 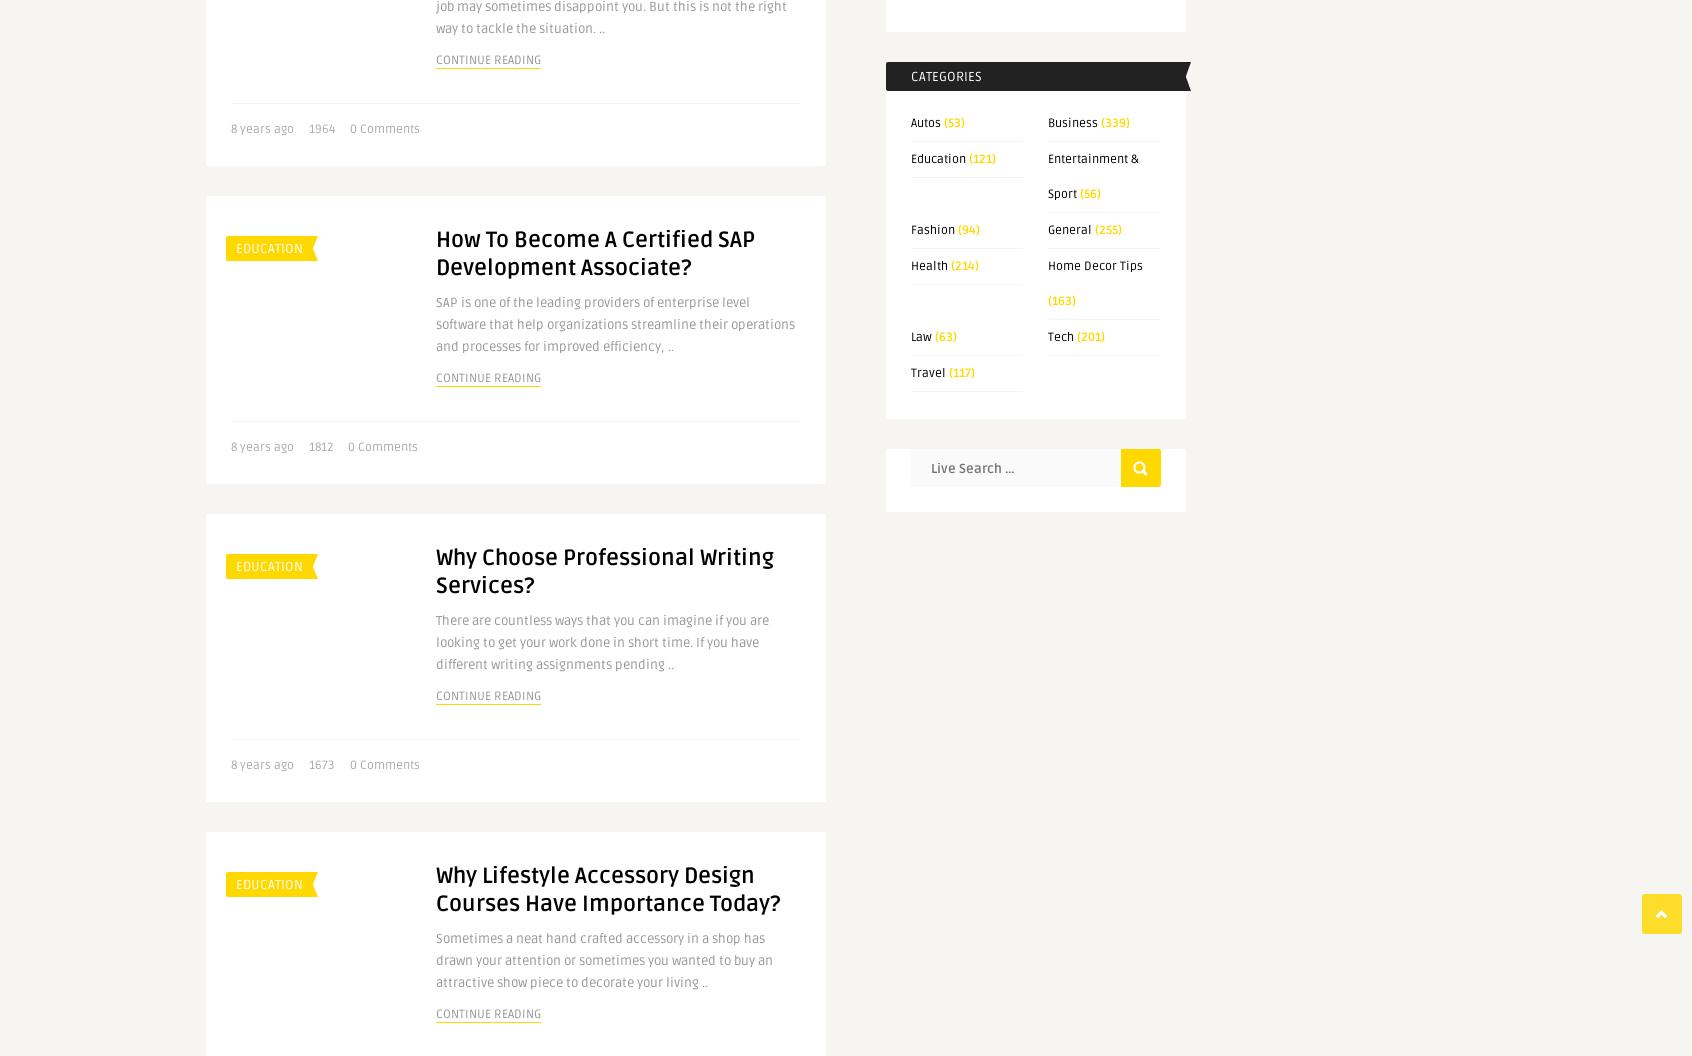 What do you see at coordinates (909, 122) in the screenshot?
I see `'Autos'` at bounding box center [909, 122].